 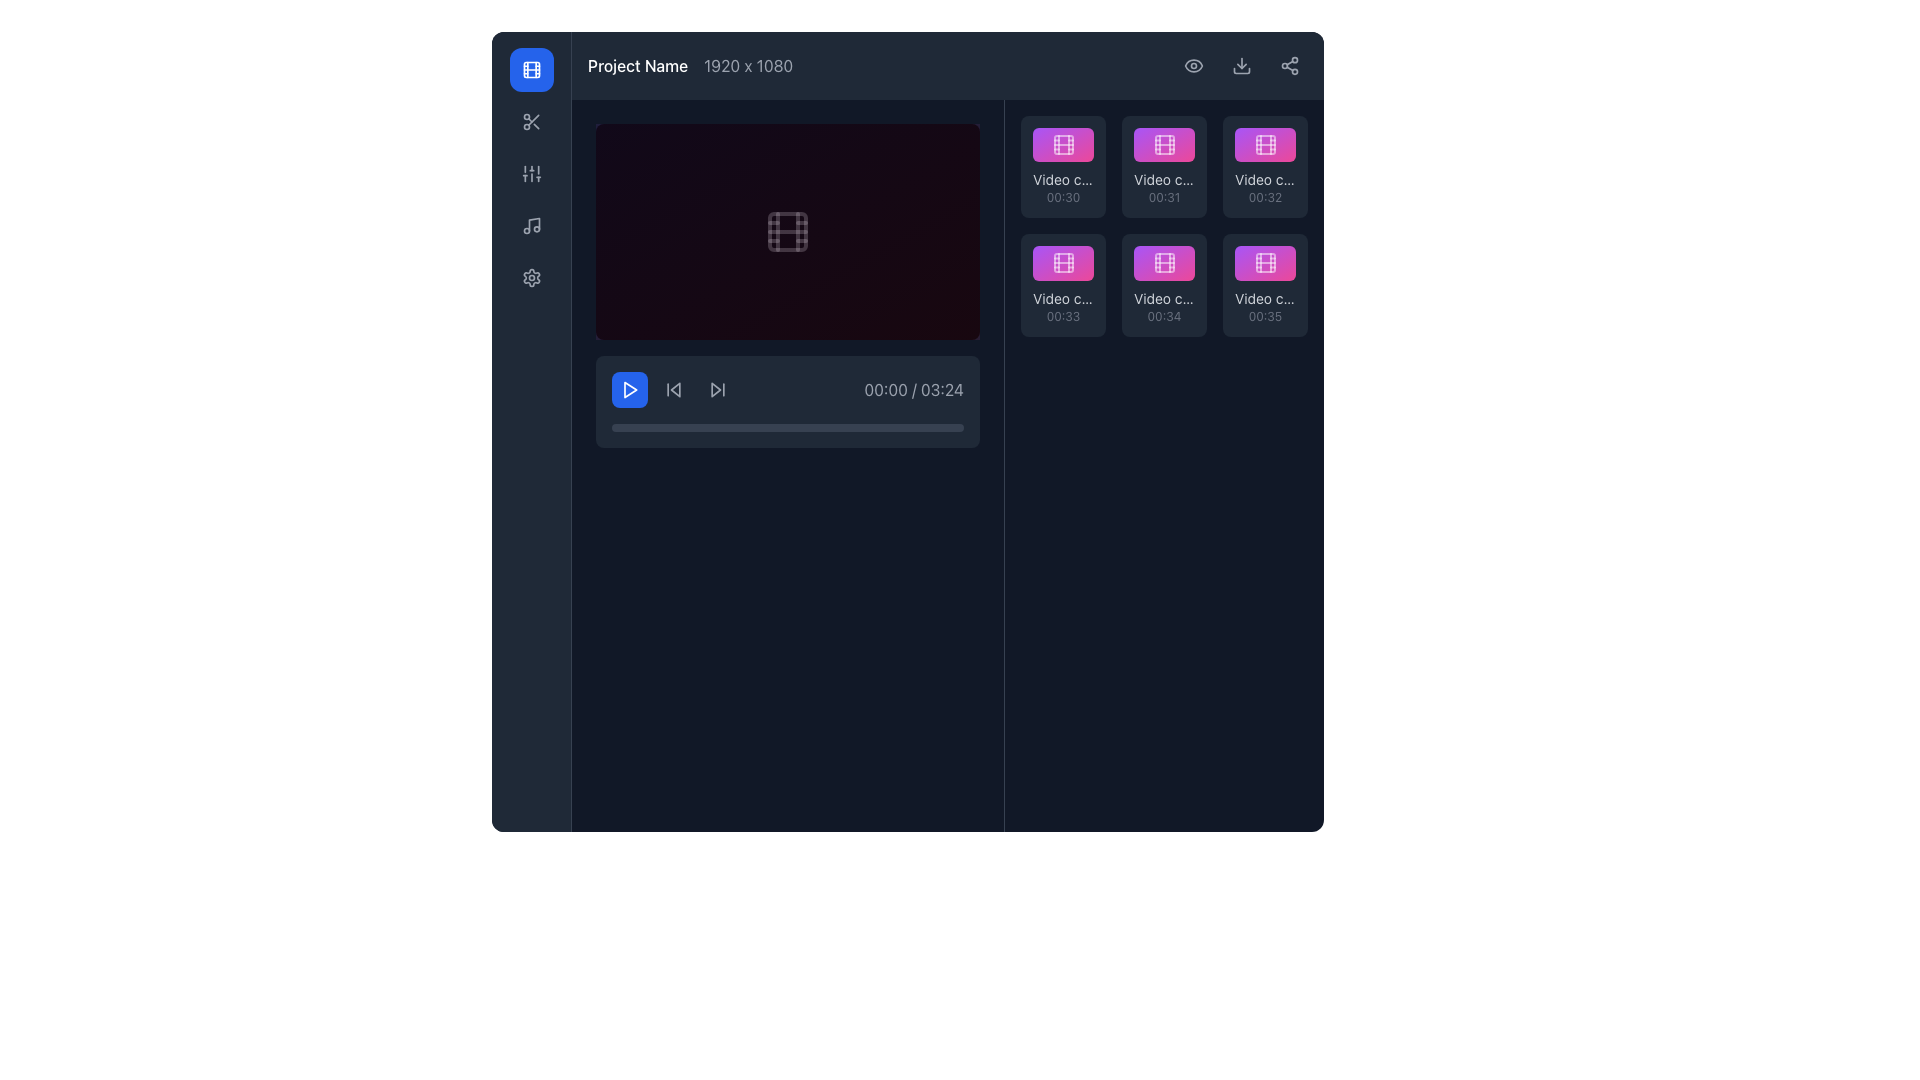 I want to click on text label displaying '00:33' located underneath the title 'Video clip 4' in a small gray font, so click(x=1062, y=315).